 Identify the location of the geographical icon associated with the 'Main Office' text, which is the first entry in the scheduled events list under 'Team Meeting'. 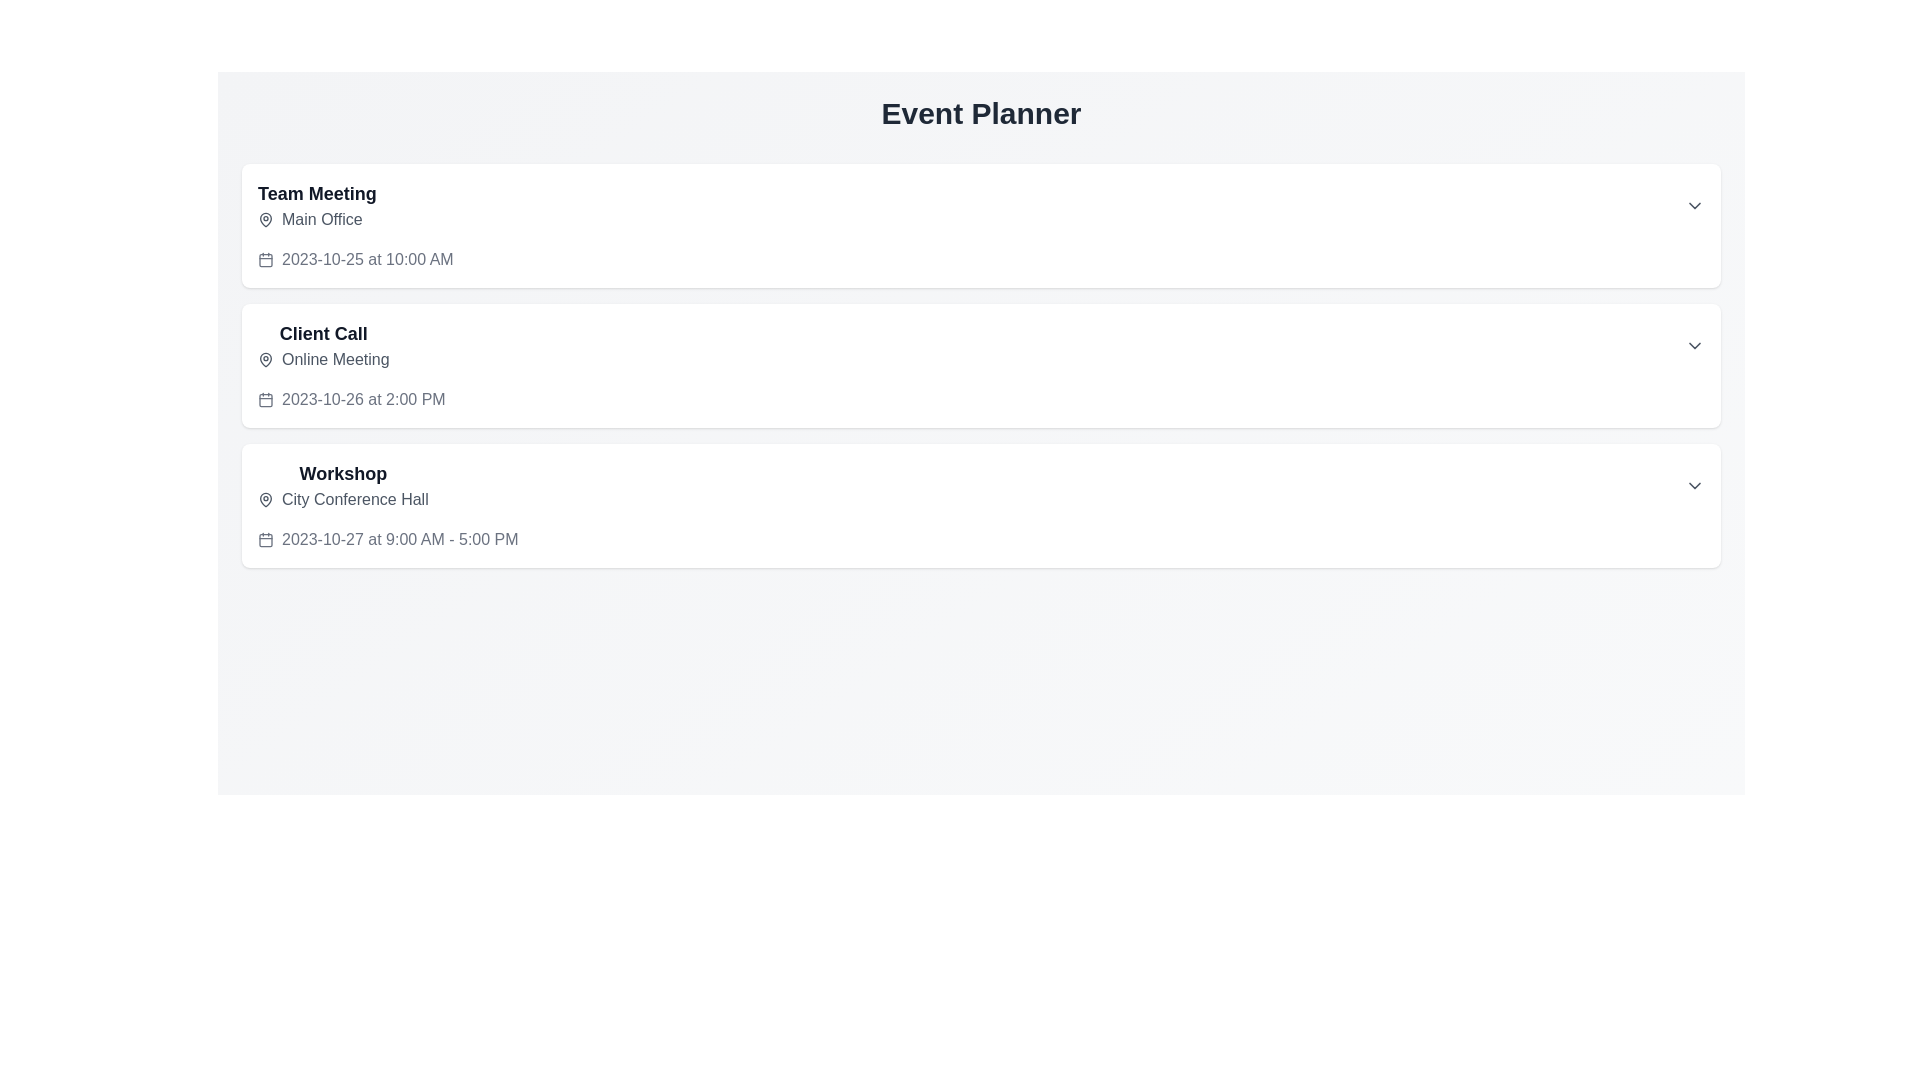
(264, 219).